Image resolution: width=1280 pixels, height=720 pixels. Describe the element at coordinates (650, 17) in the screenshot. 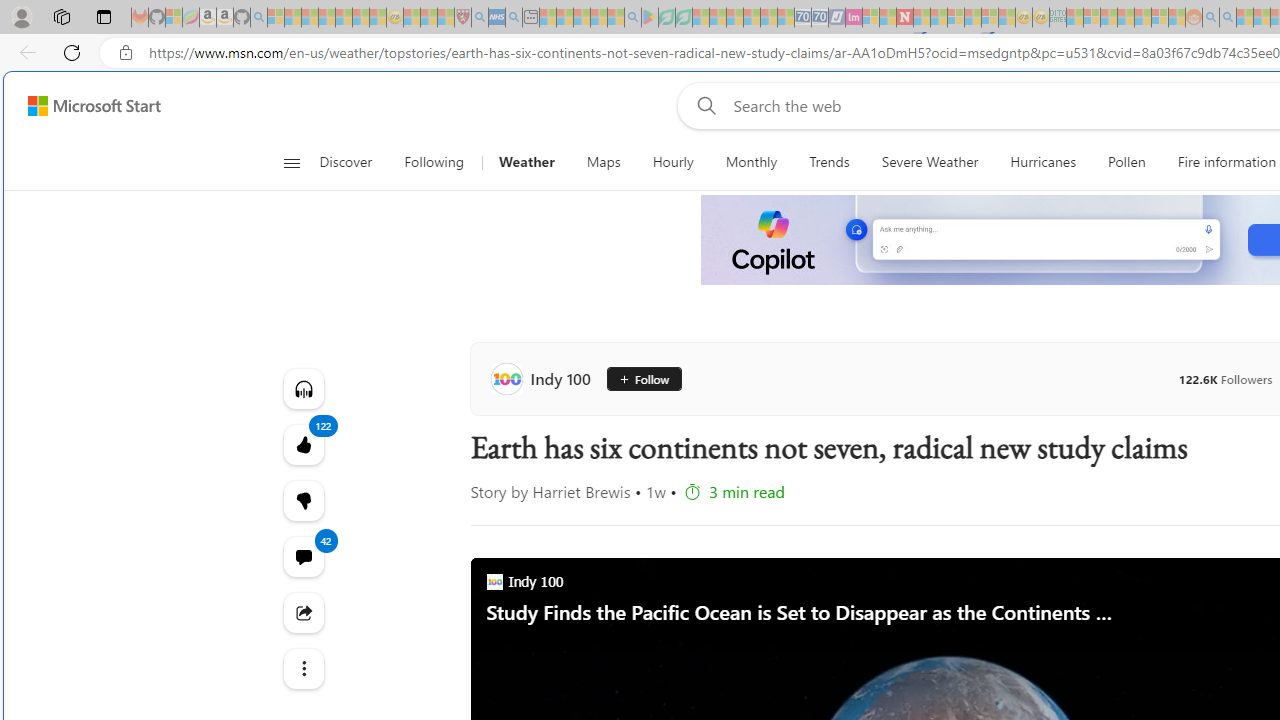

I see `'Bluey: Let'` at that location.